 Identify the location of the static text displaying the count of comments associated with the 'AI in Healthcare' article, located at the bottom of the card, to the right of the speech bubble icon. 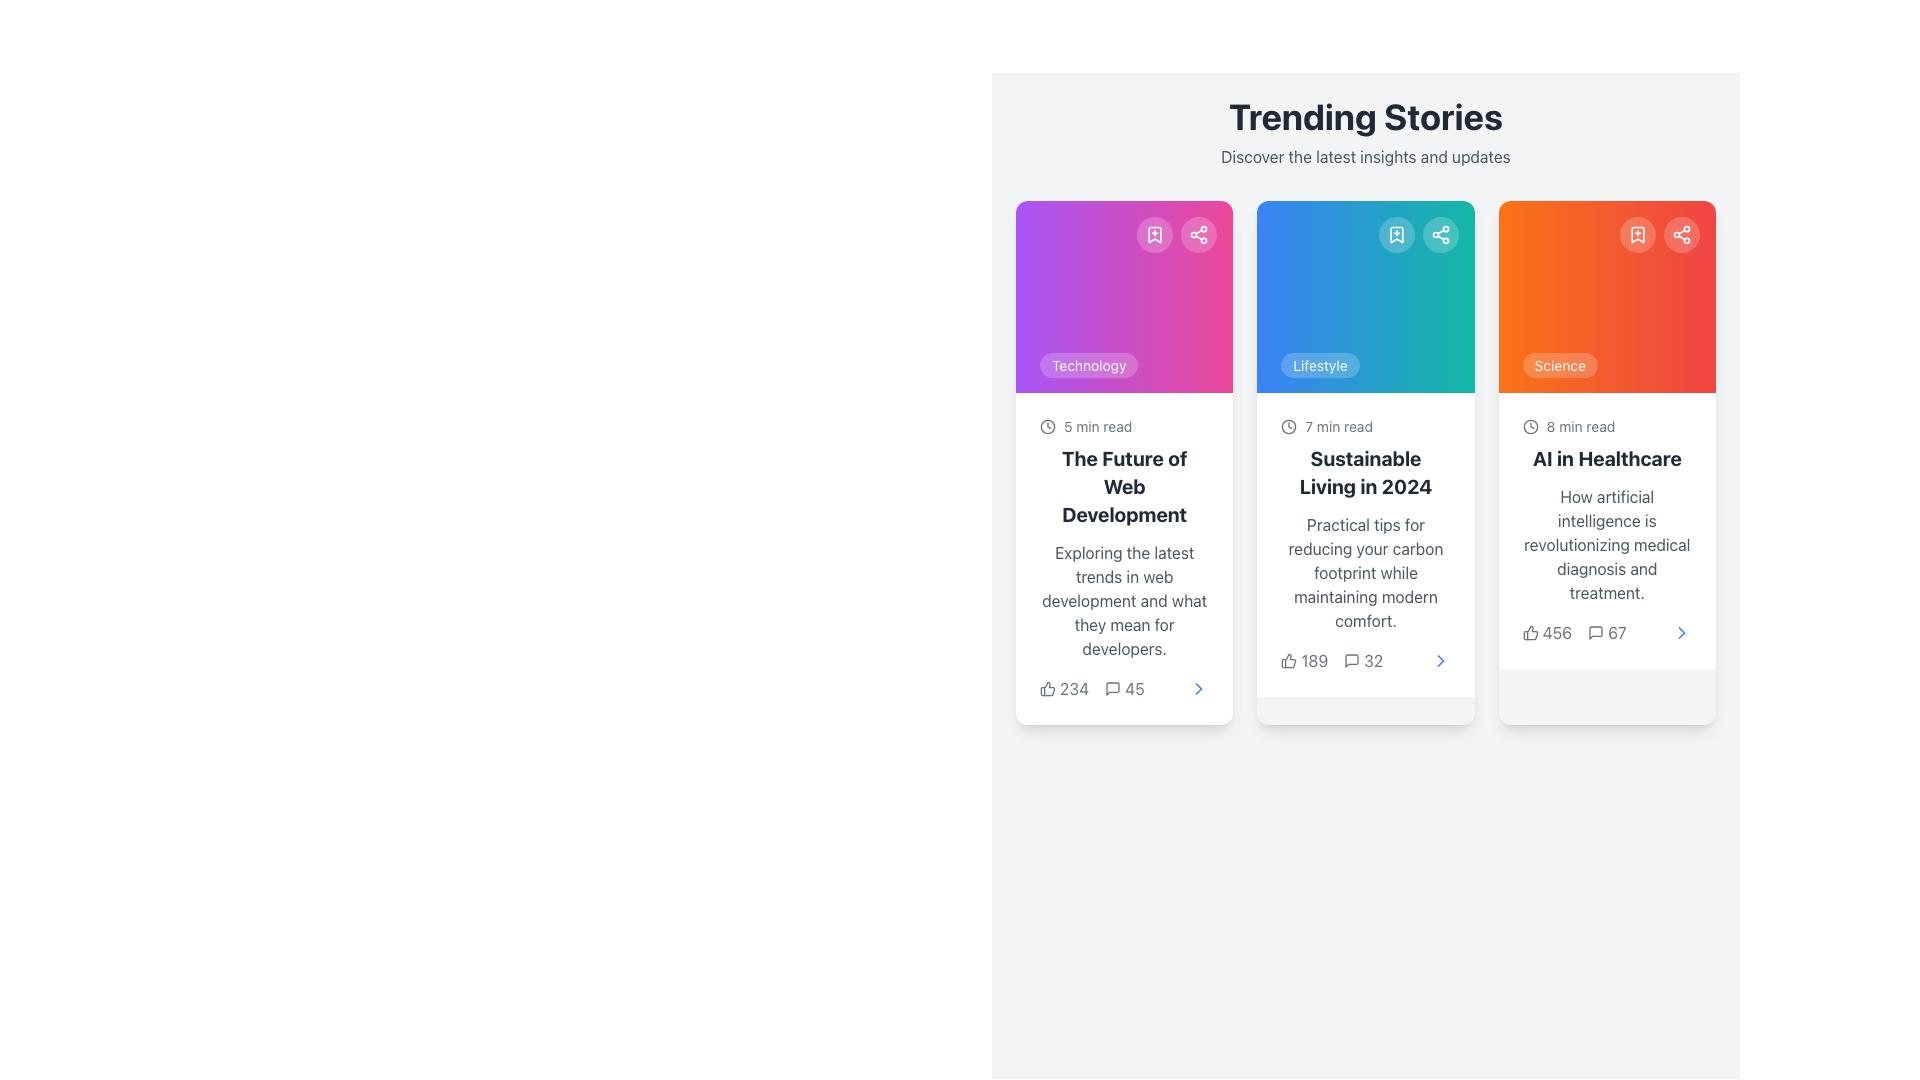
(1617, 632).